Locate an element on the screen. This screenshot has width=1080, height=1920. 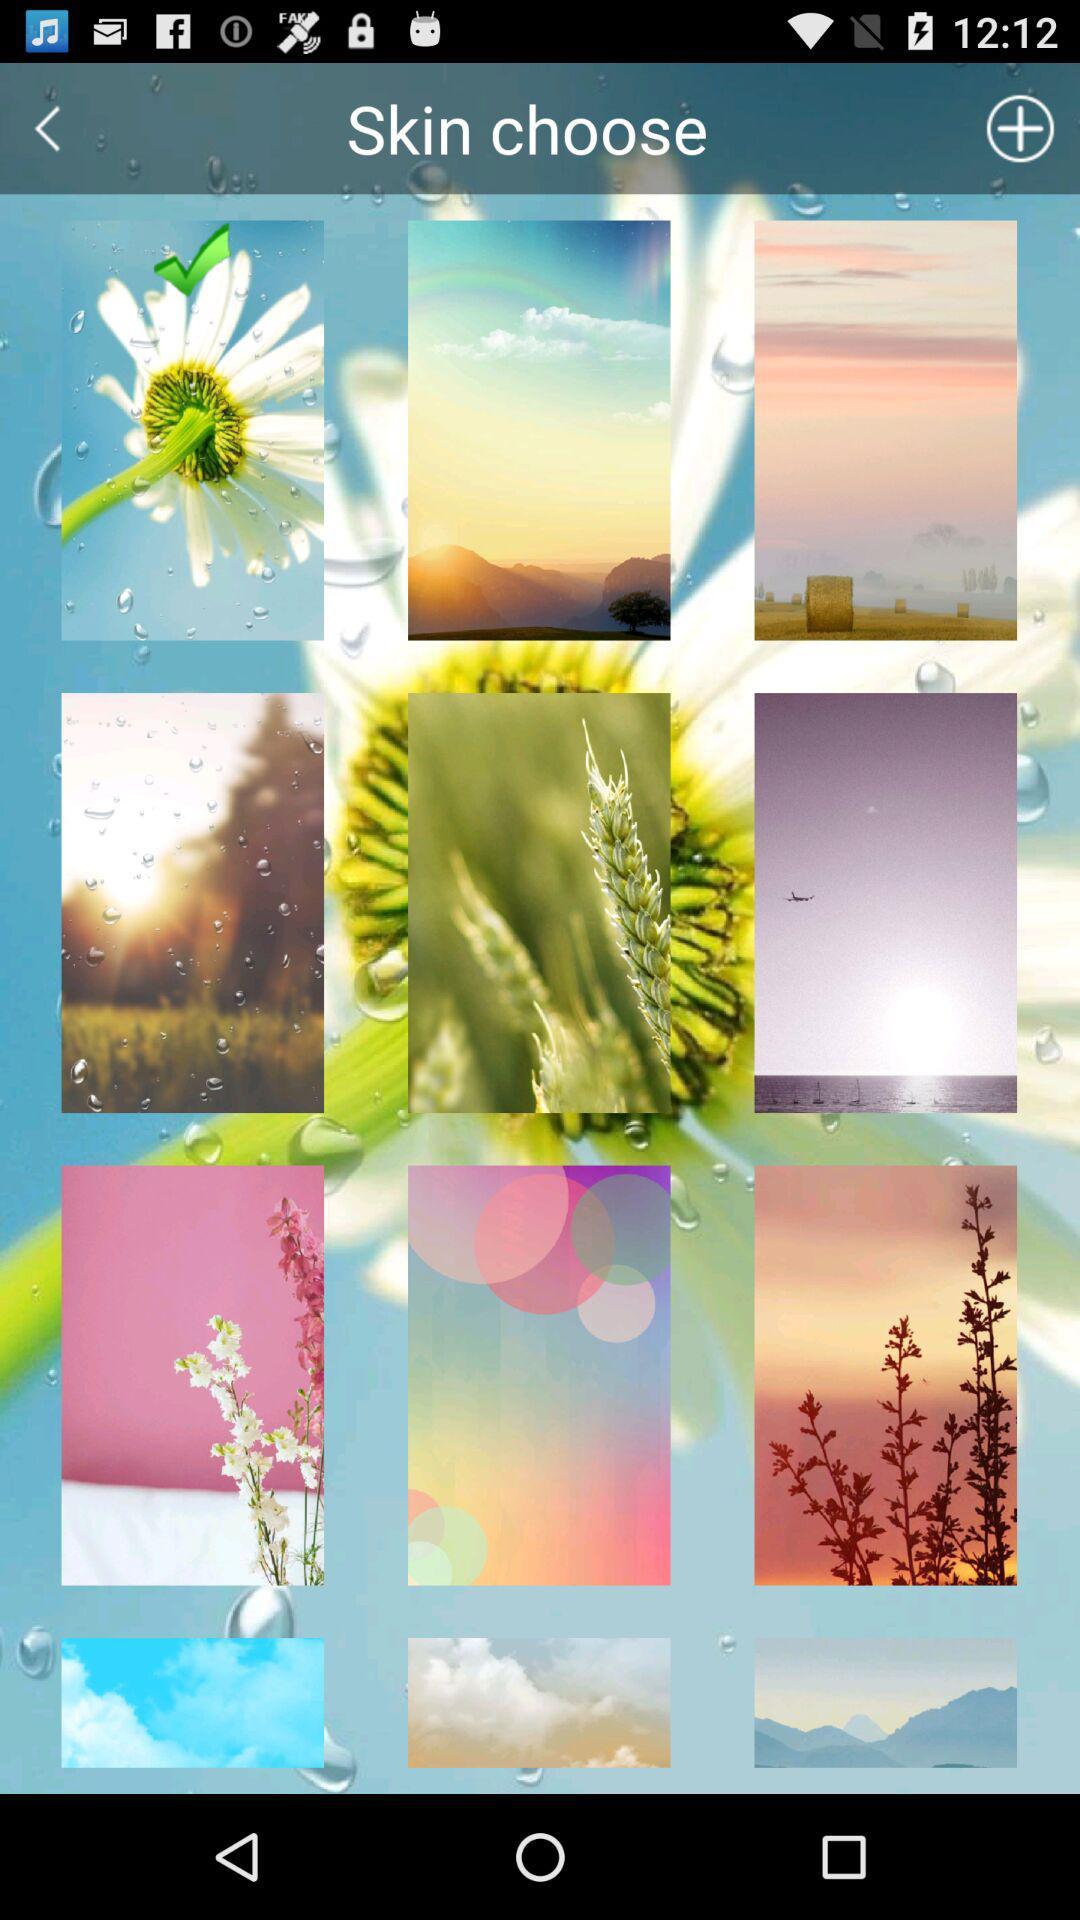
the third row first image is located at coordinates (192, 1375).